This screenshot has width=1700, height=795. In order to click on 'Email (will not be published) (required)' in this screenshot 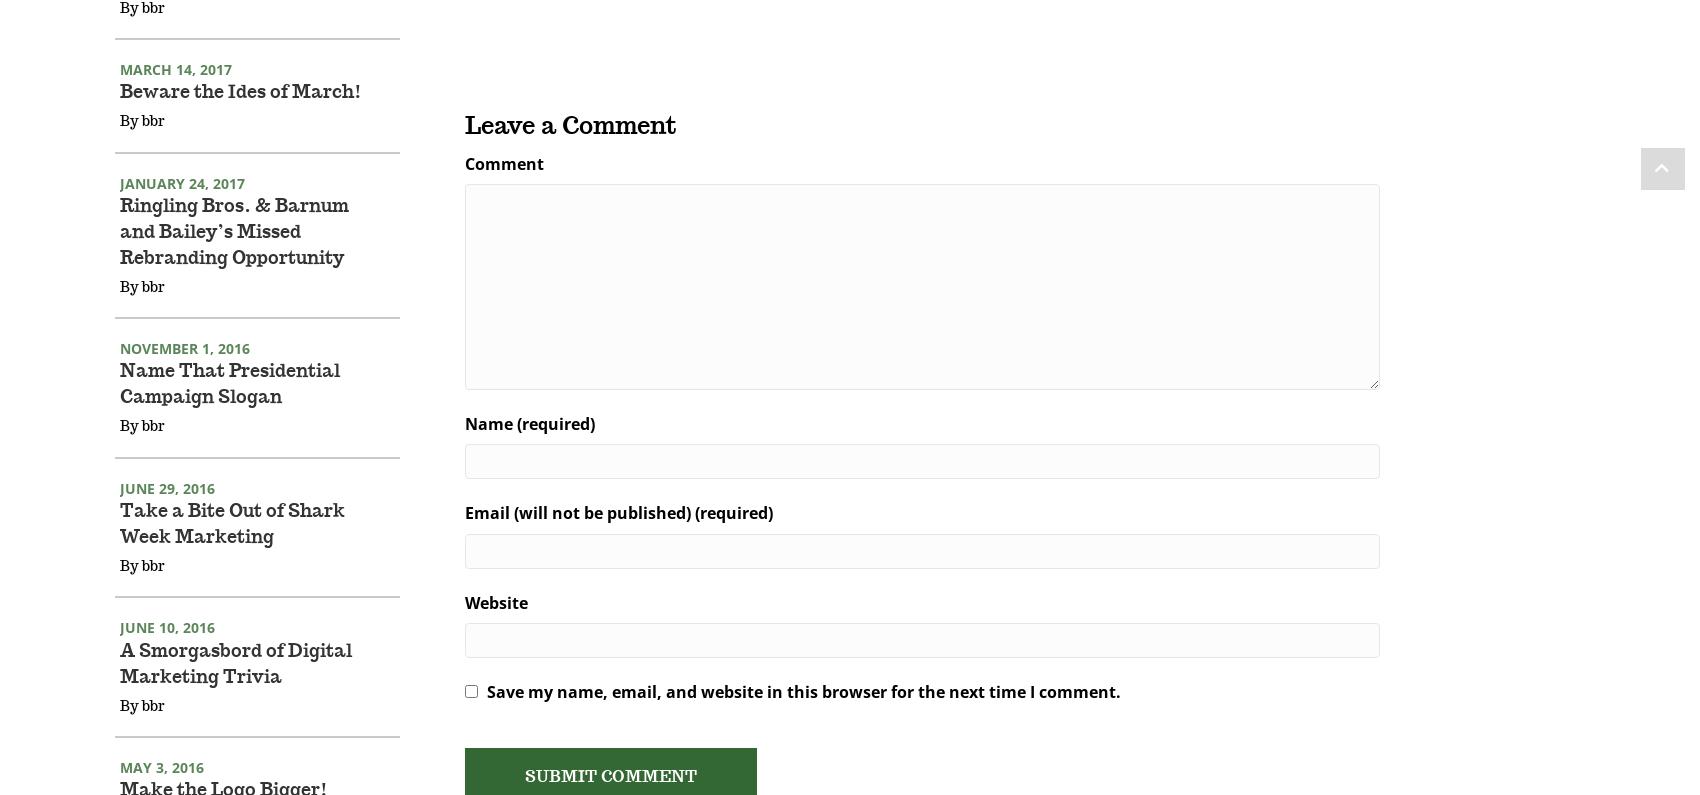, I will do `click(616, 538)`.